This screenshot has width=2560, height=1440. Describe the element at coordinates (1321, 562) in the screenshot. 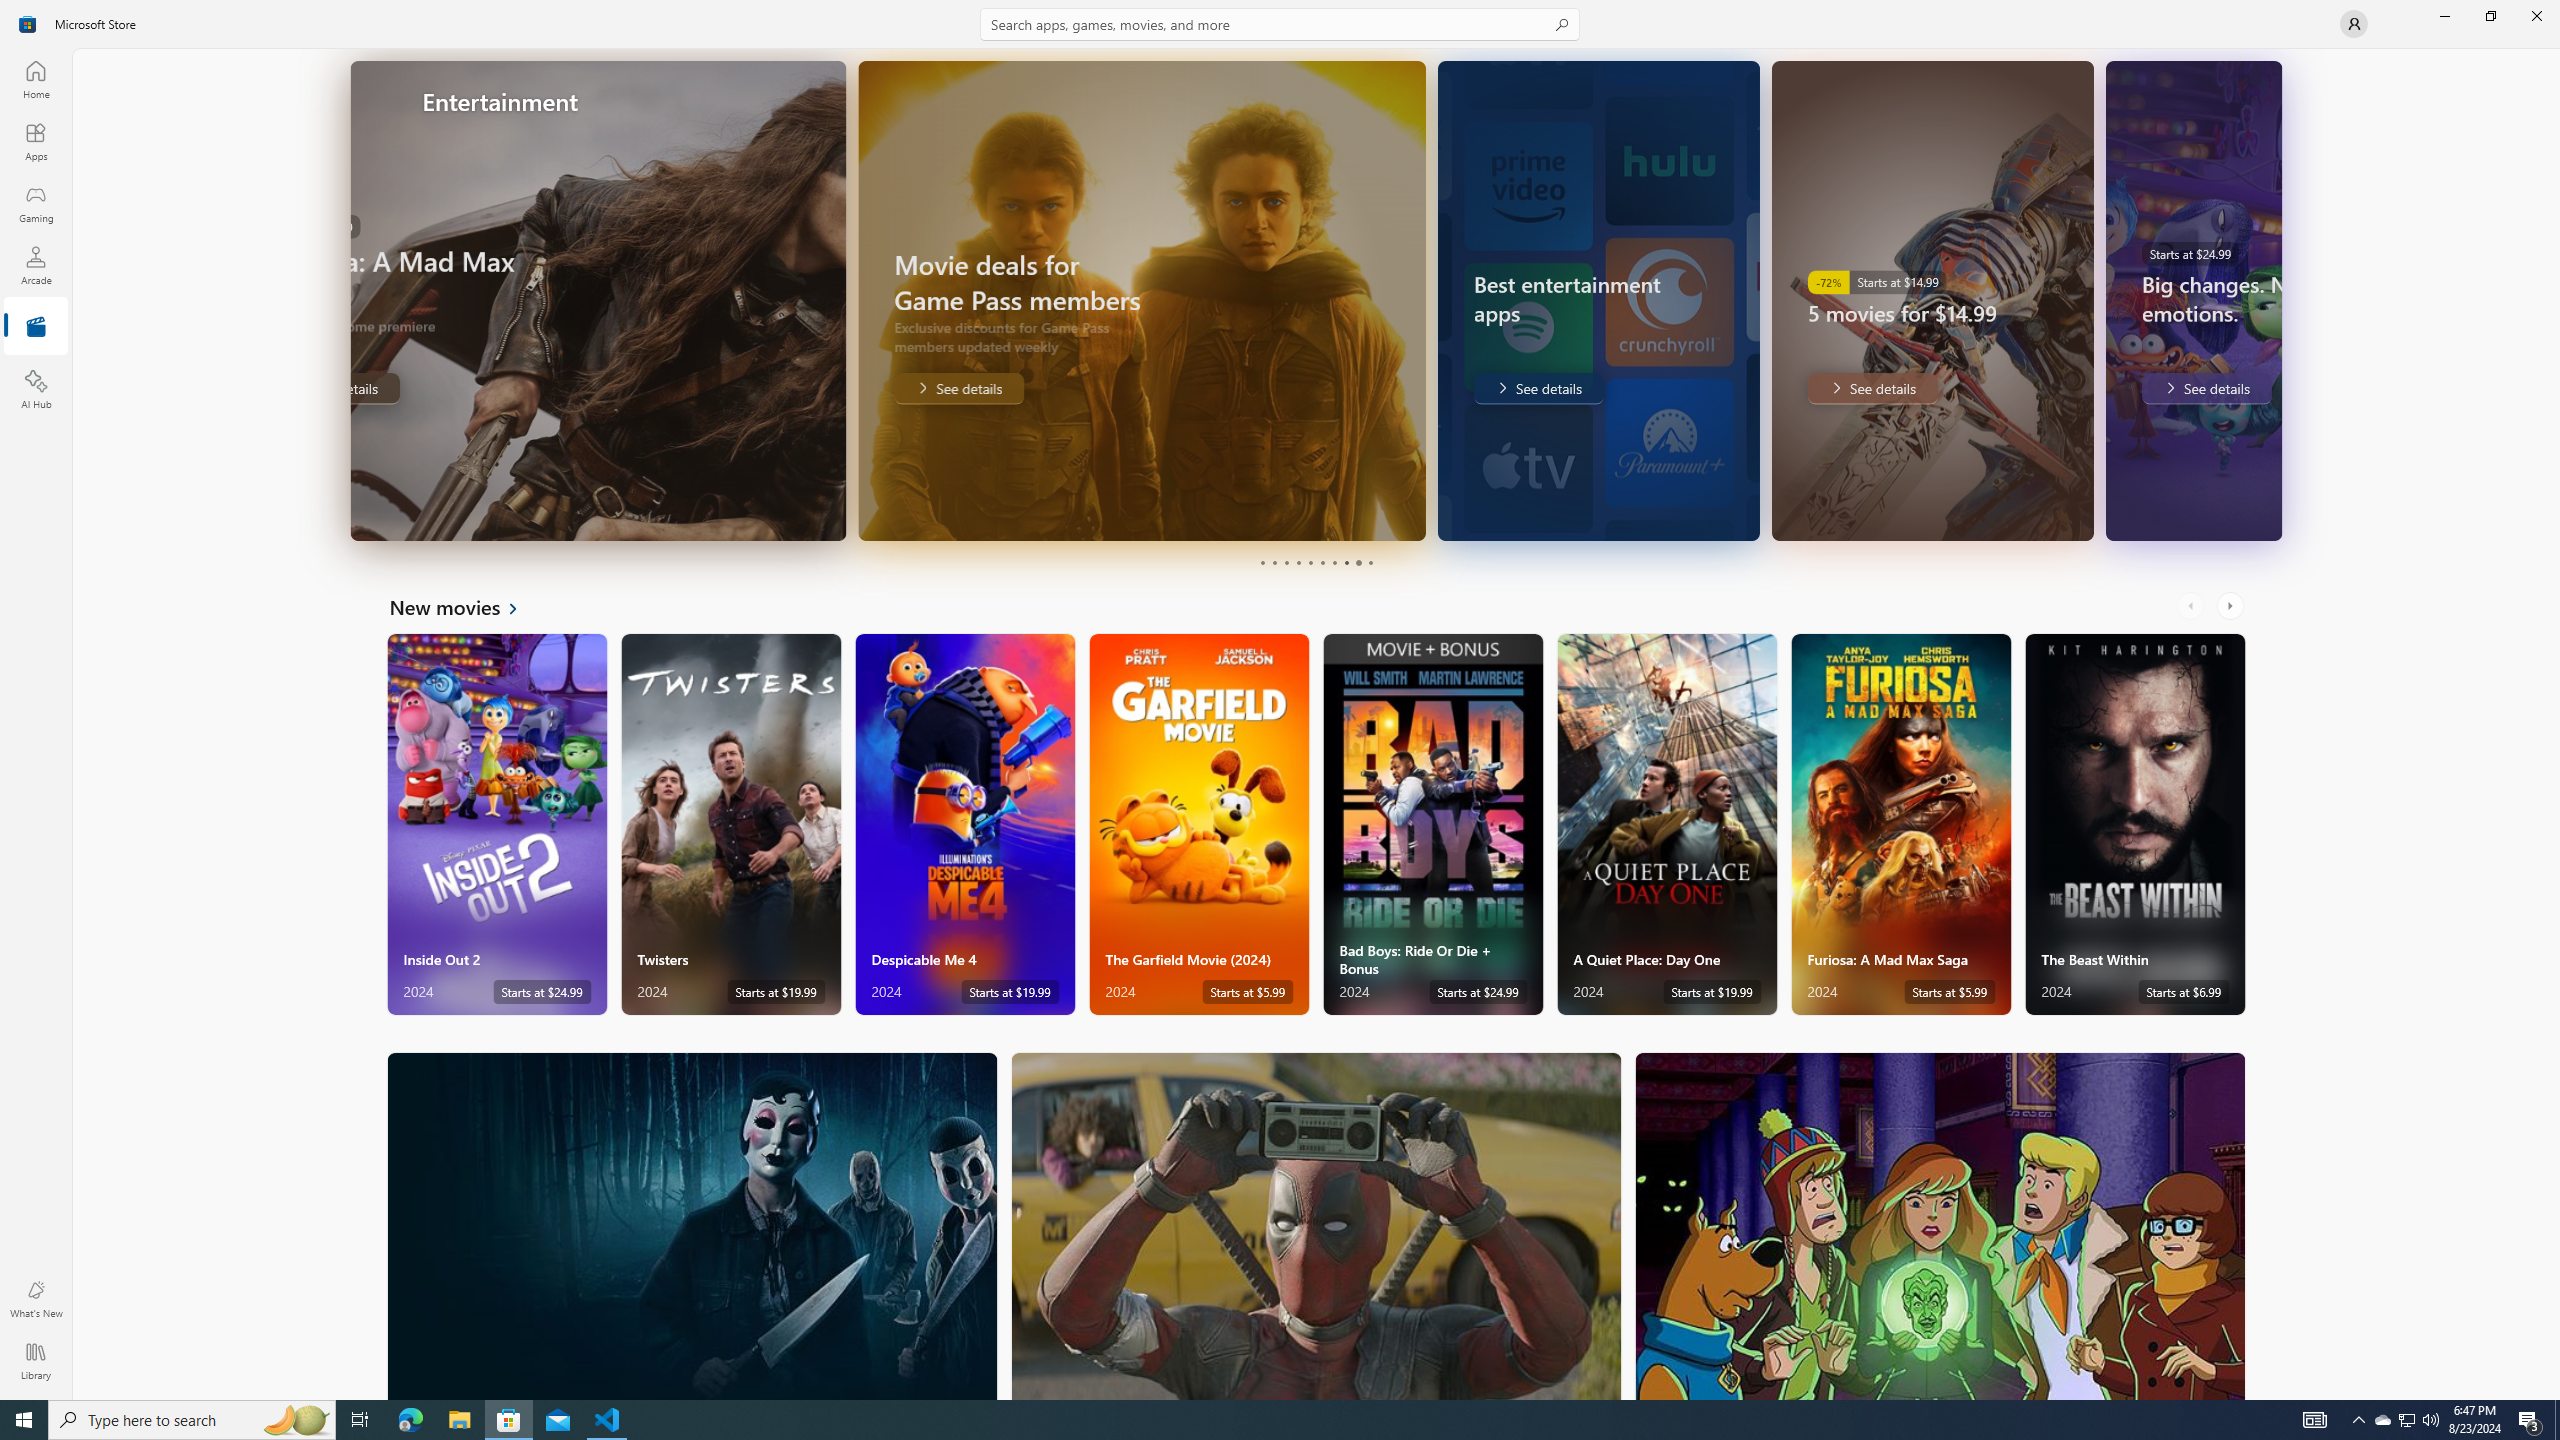

I see `'Page 6'` at that location.